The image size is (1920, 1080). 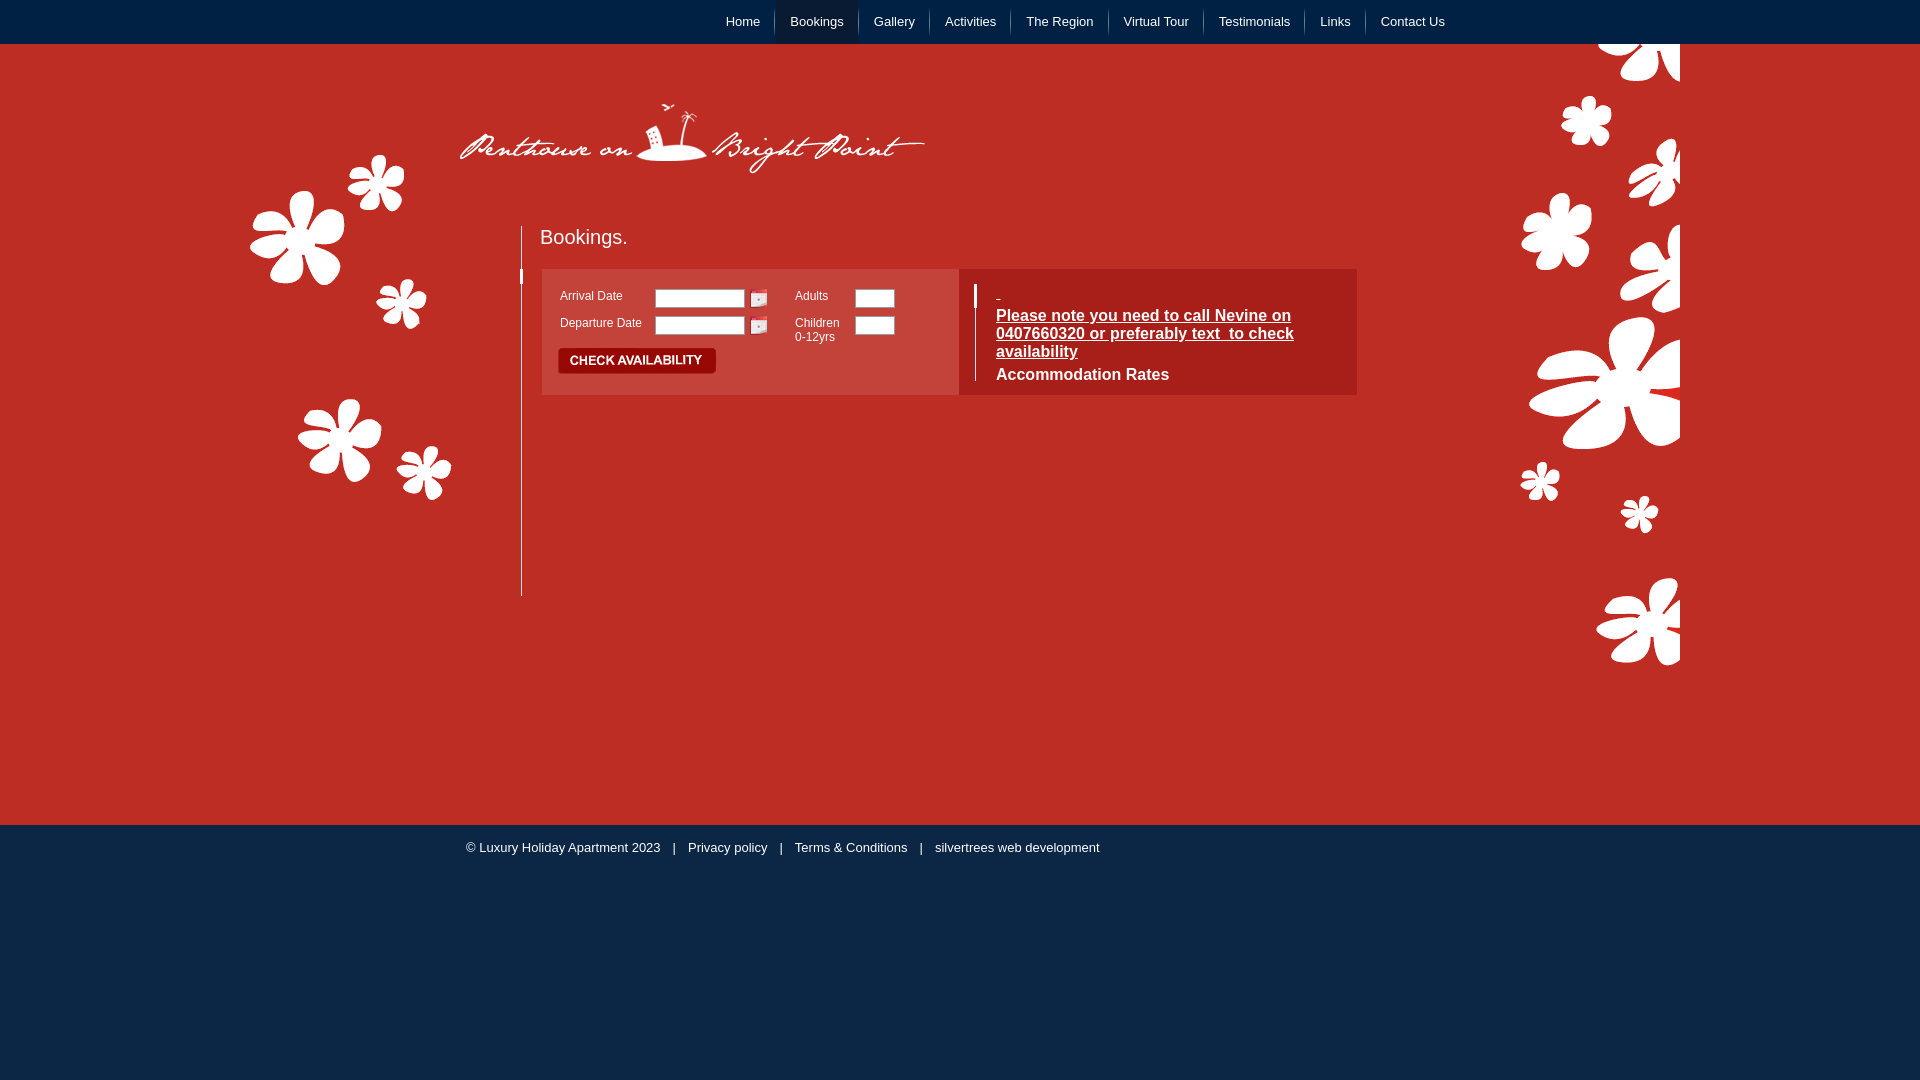 I want to click on 'Gallery', so click(x=893, y=22).